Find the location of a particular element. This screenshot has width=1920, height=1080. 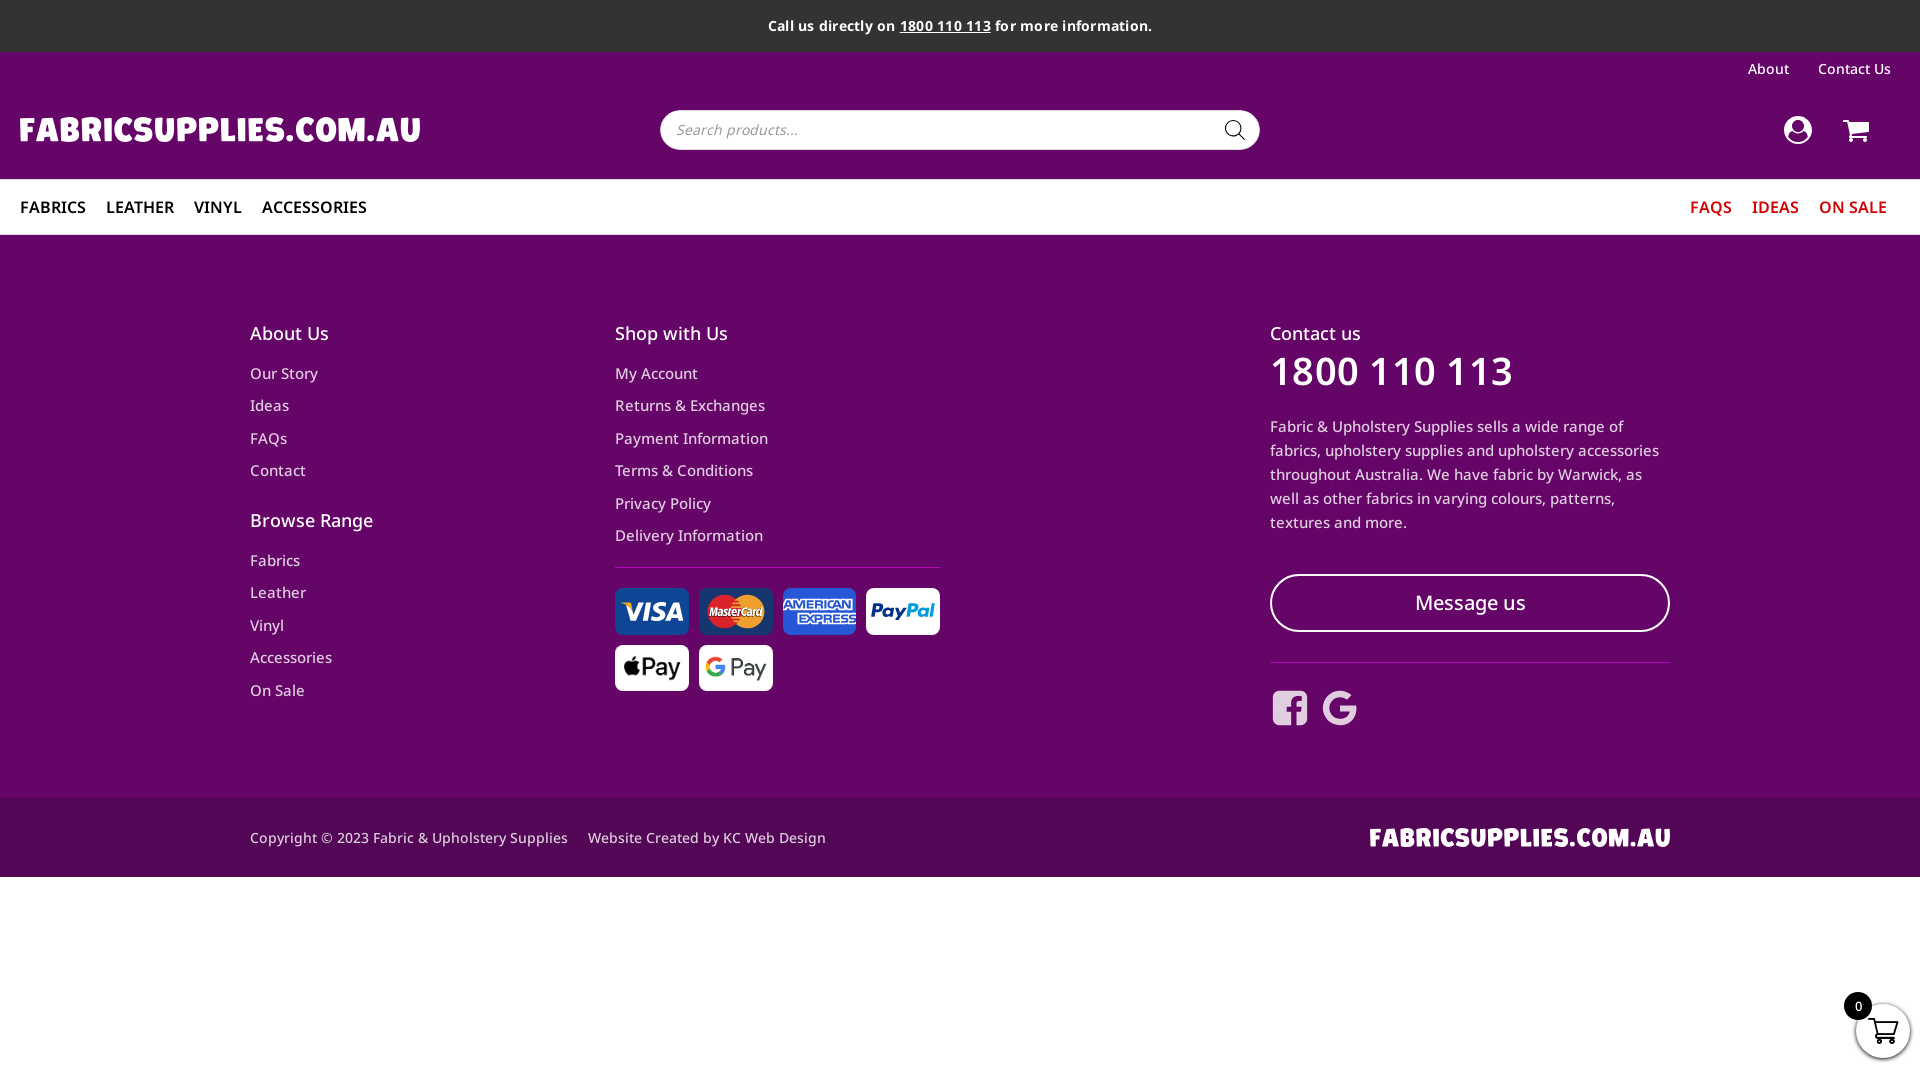

'ON SALE' is located at coordinates (1851, 207).